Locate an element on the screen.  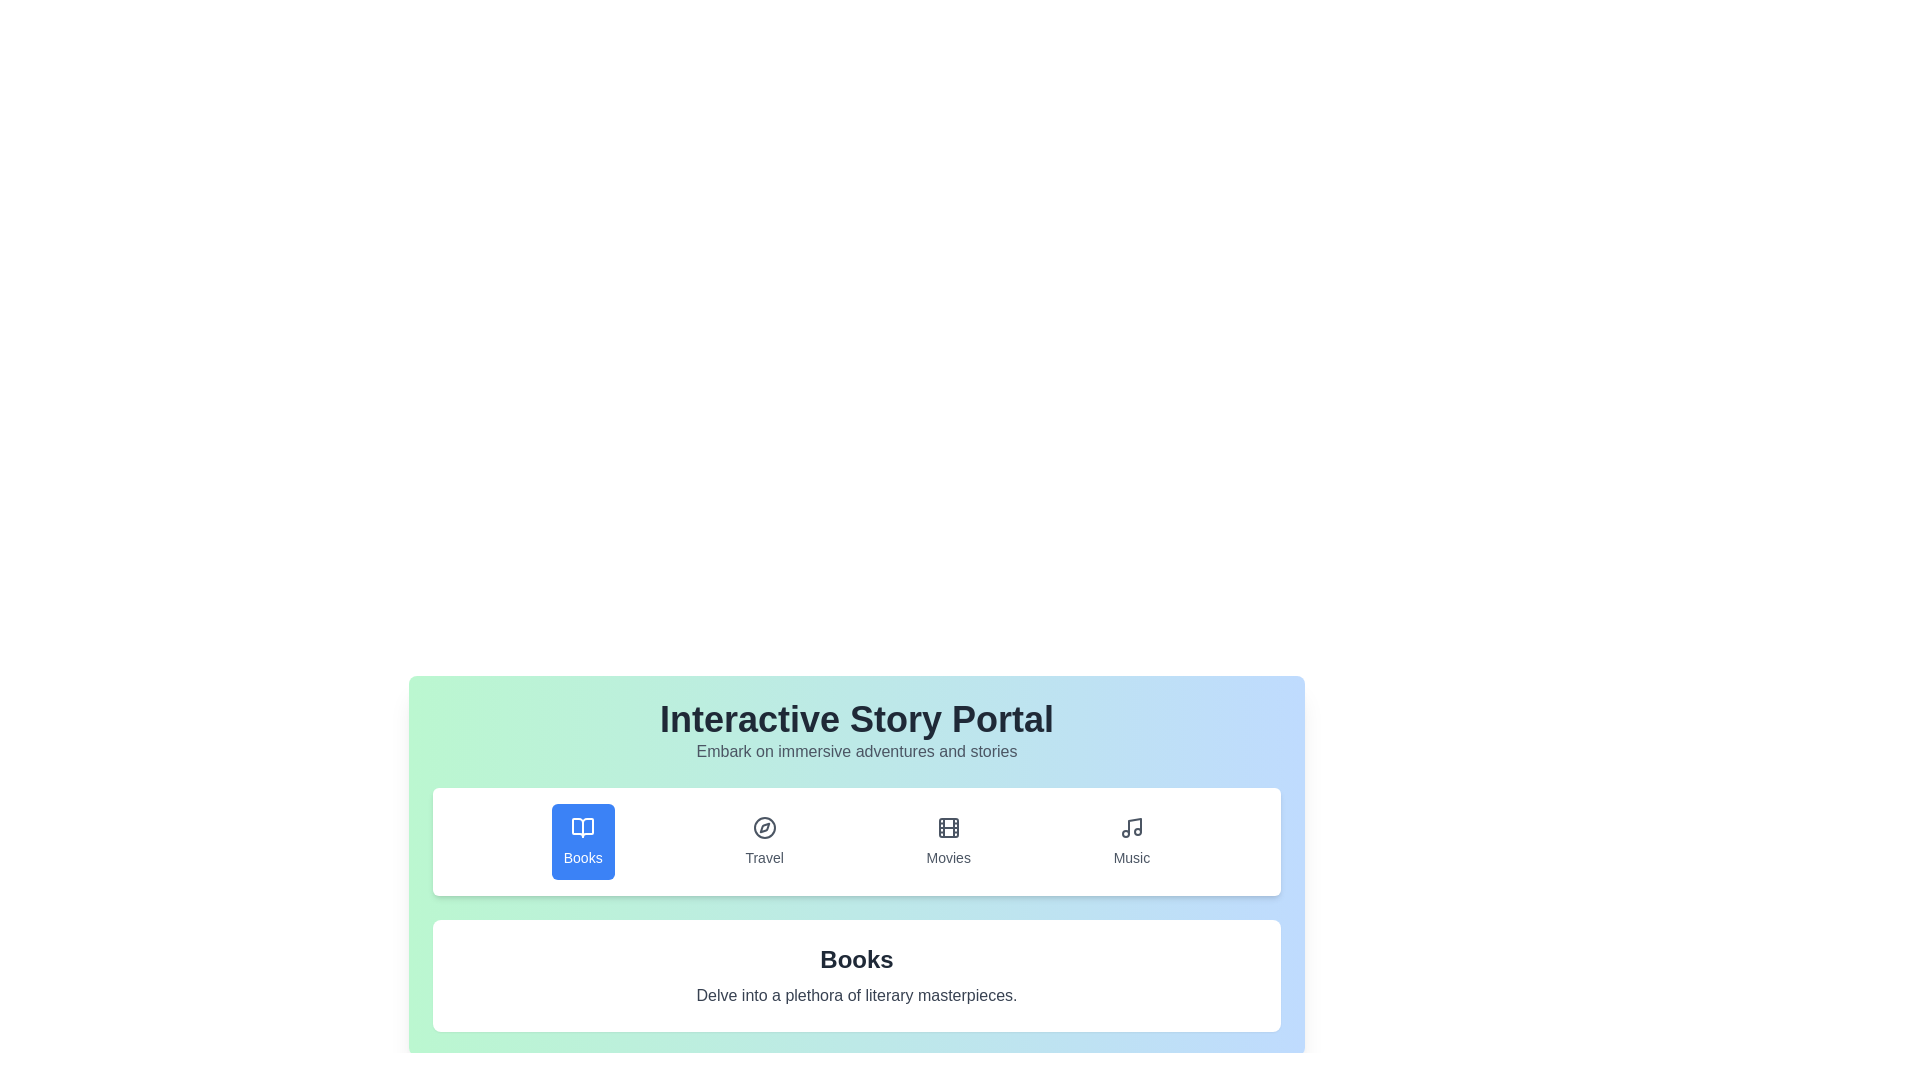
the 'Travel' button, which is the second clickable option in a group of four items (Books, Travel, Movies, Music) is located at coordinates (763, 841).